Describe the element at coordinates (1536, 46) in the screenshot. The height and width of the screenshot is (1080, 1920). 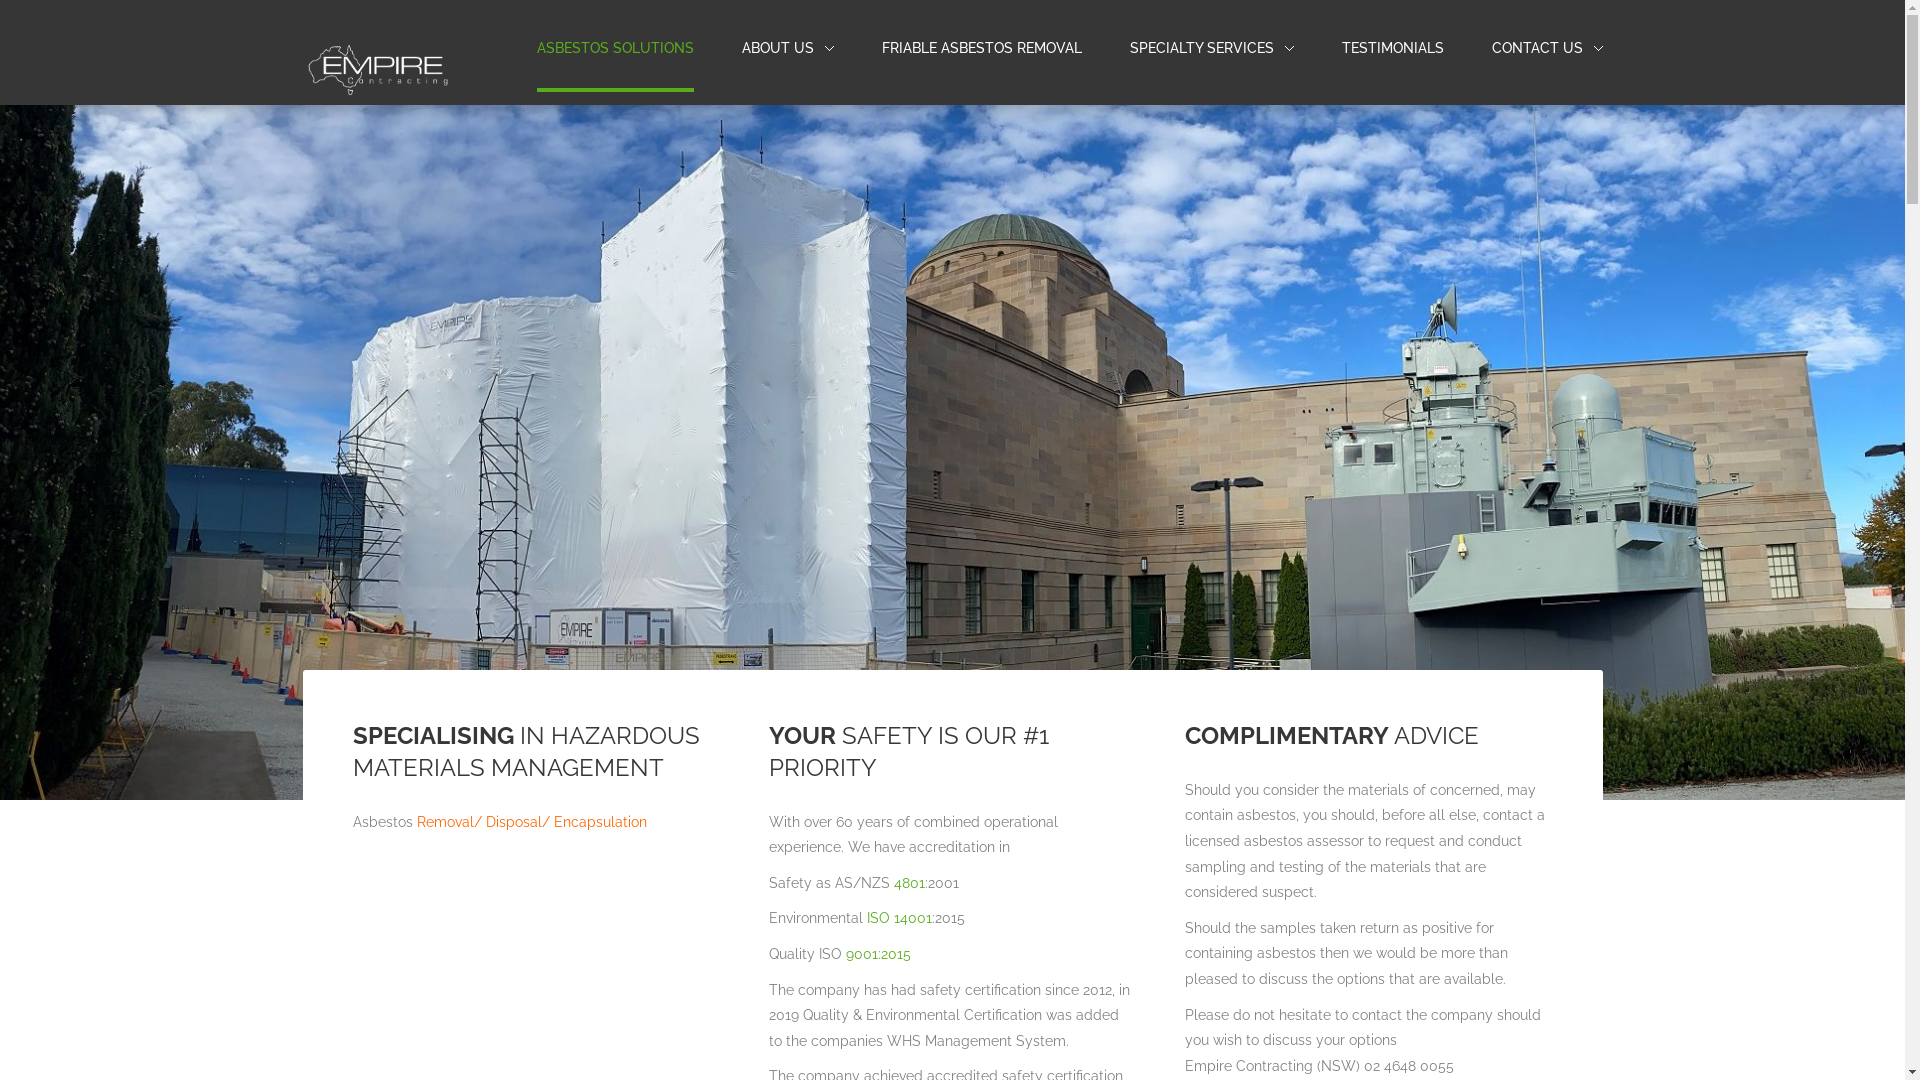
I see `'CONTACT US'` at that location.